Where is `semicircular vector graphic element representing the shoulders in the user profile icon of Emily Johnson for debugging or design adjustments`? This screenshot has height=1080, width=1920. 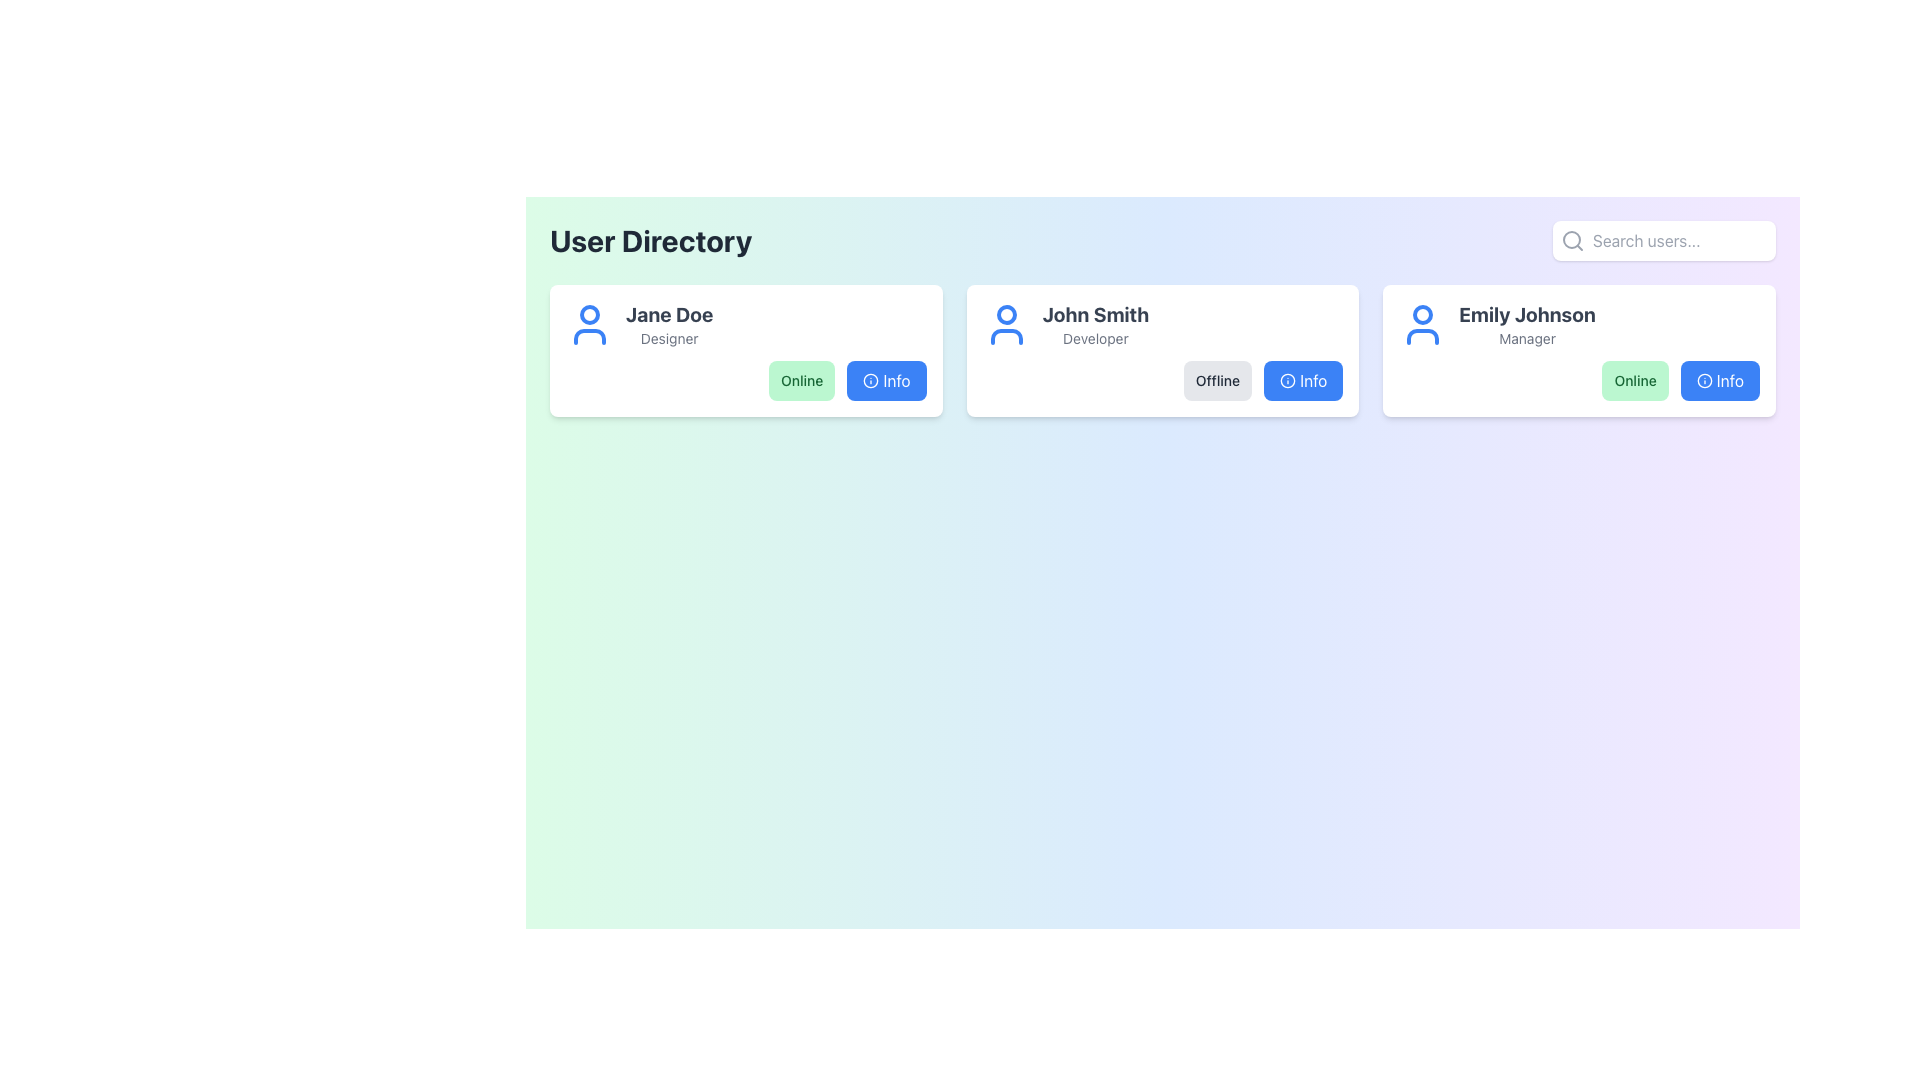
semicircular vector graphic element representing the shoulders in the user profile icon of Emily Johnson for debugging or design adjustments is located at coordinates (1422, 335).